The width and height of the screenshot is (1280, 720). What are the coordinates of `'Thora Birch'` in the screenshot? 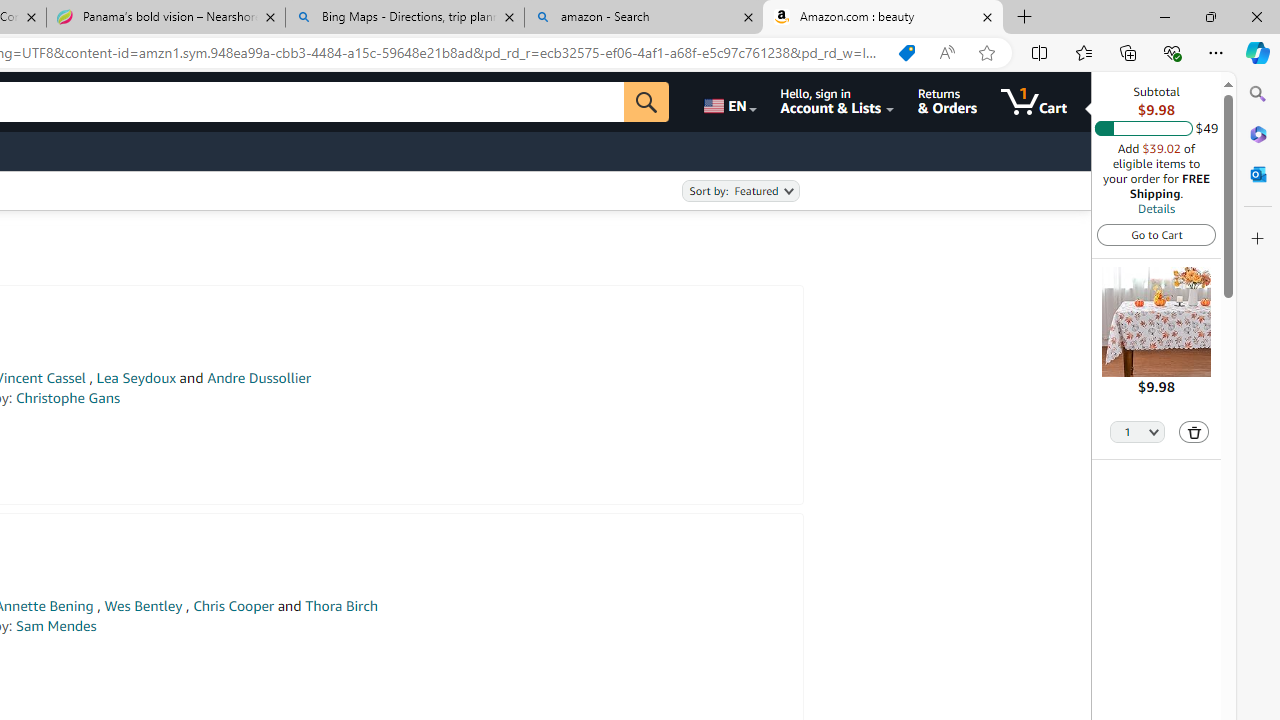 It's located at (341, 605).